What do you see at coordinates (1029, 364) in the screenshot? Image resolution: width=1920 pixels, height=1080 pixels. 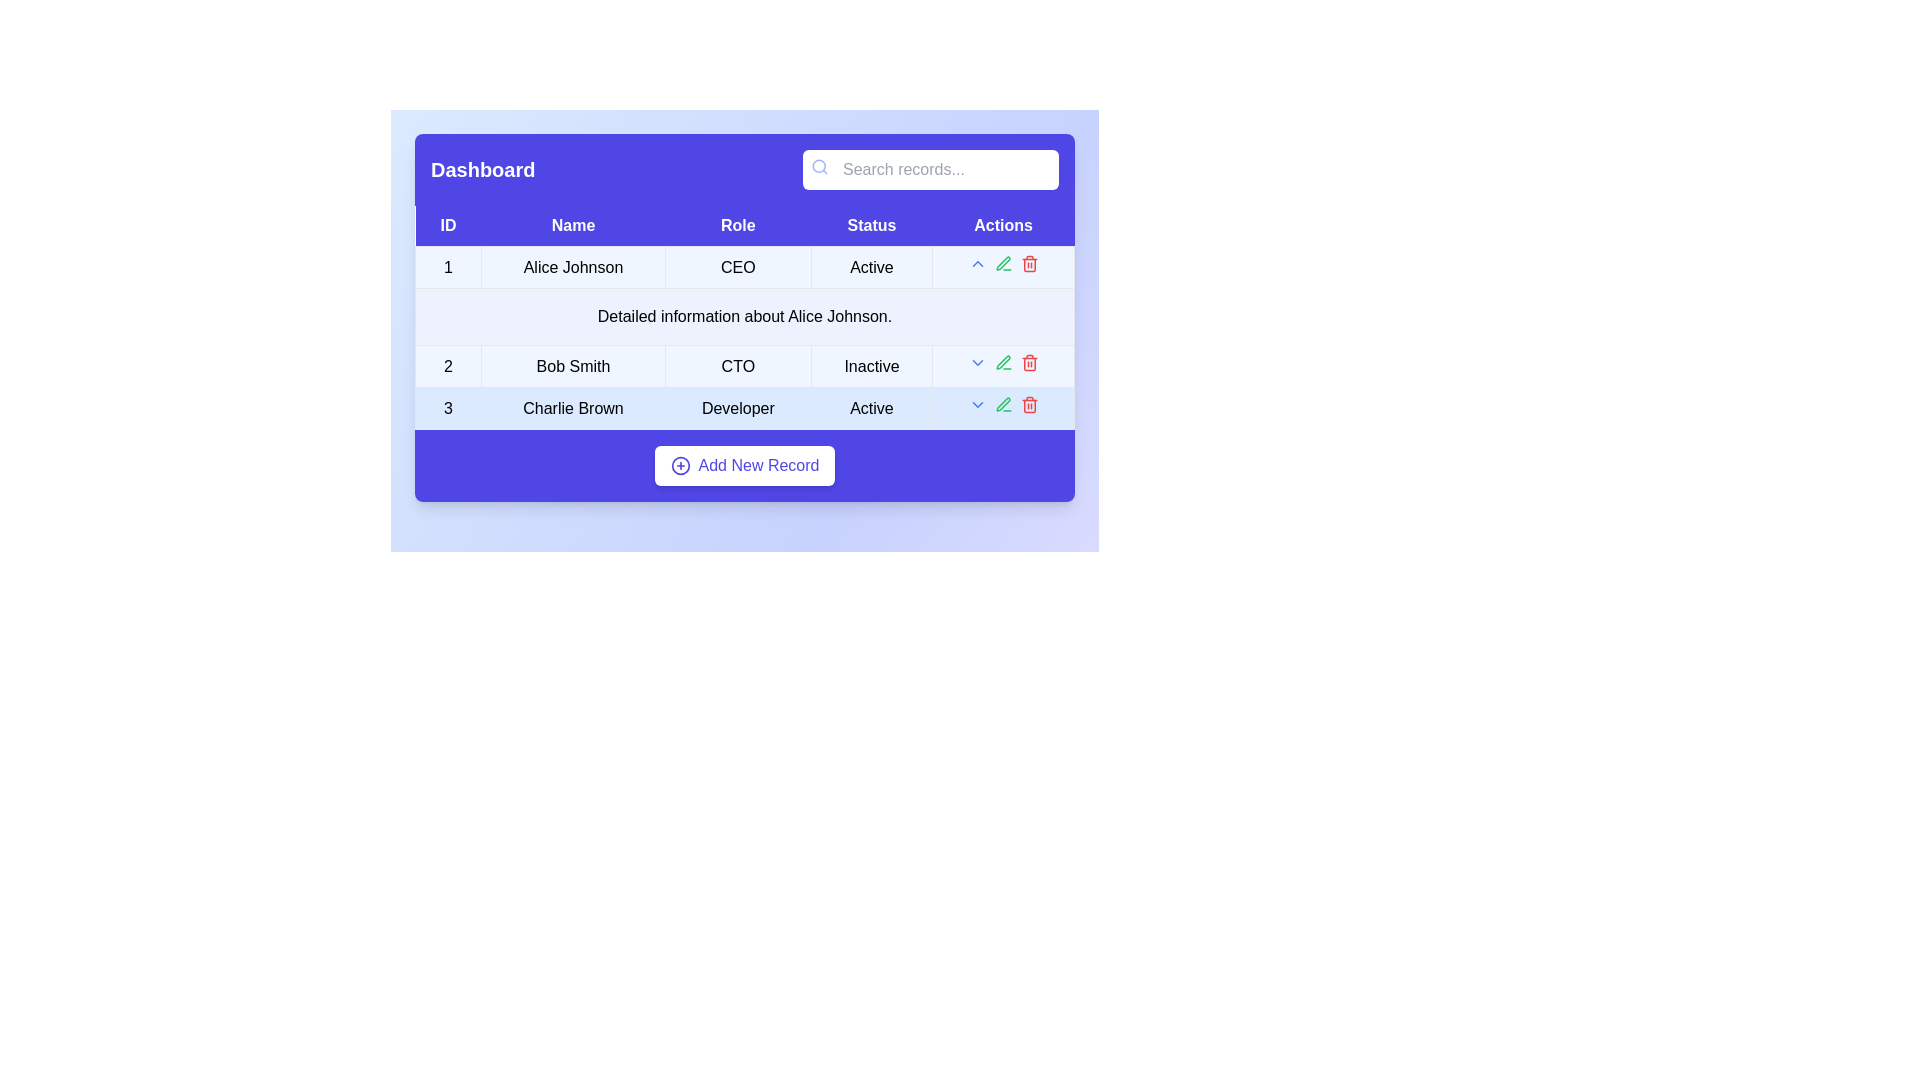 I see `the vertically-oriented rectangle of the trash can icon used for delete action in the 'Actions' column associated with the second record listing 'Bob Smith - CTO'` at bounding box center [1029, 364].